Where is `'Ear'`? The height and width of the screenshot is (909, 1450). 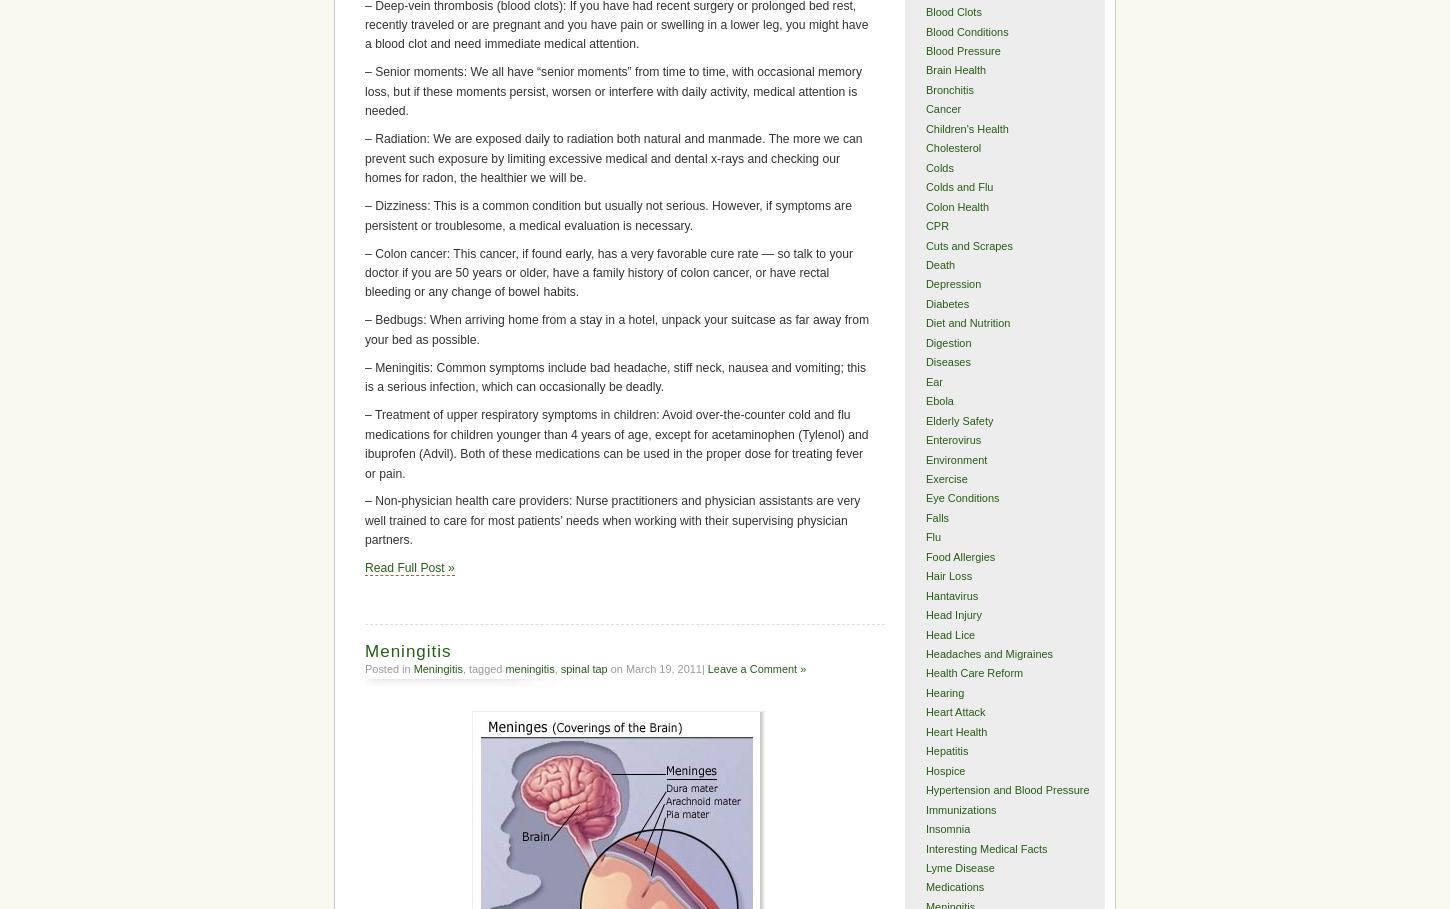
'Ear' is located at coordinates (932, 379).